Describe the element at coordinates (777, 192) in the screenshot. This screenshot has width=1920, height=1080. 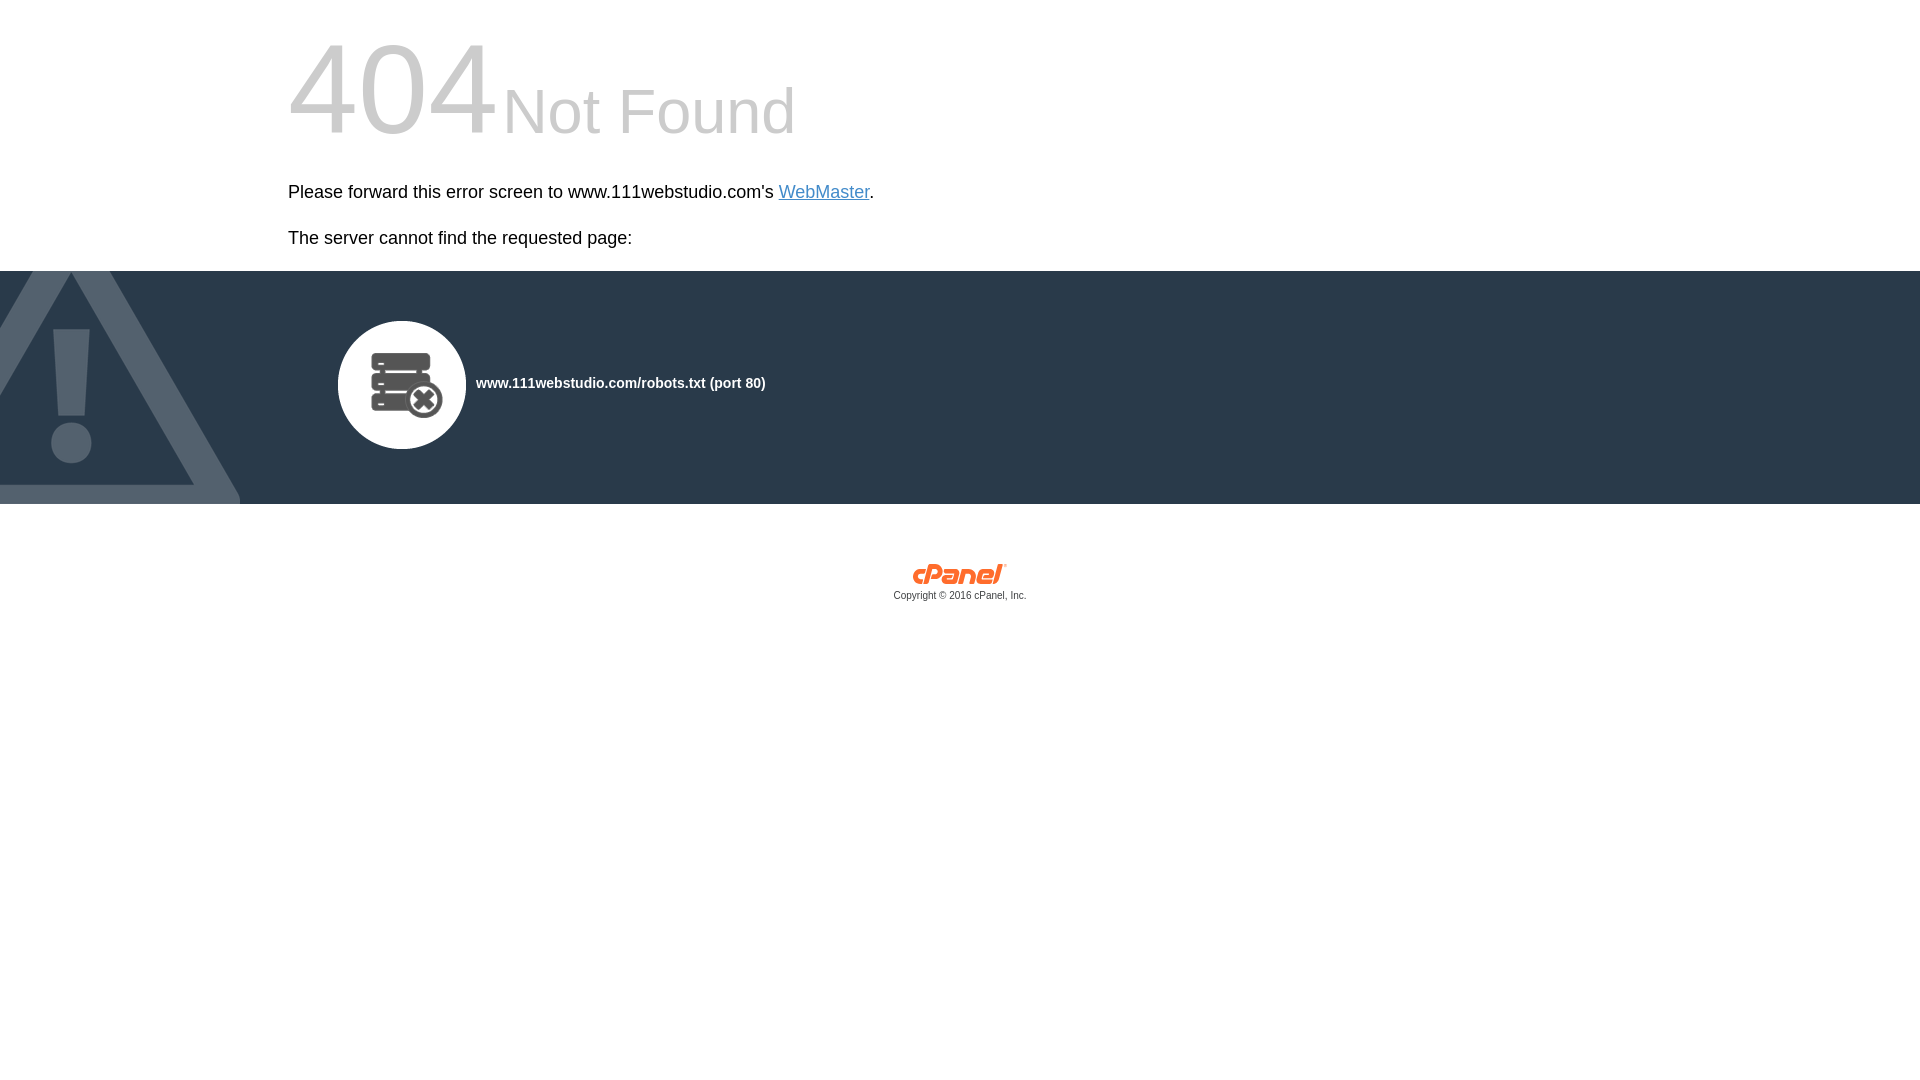
I see `'WebMaster'` at that location.